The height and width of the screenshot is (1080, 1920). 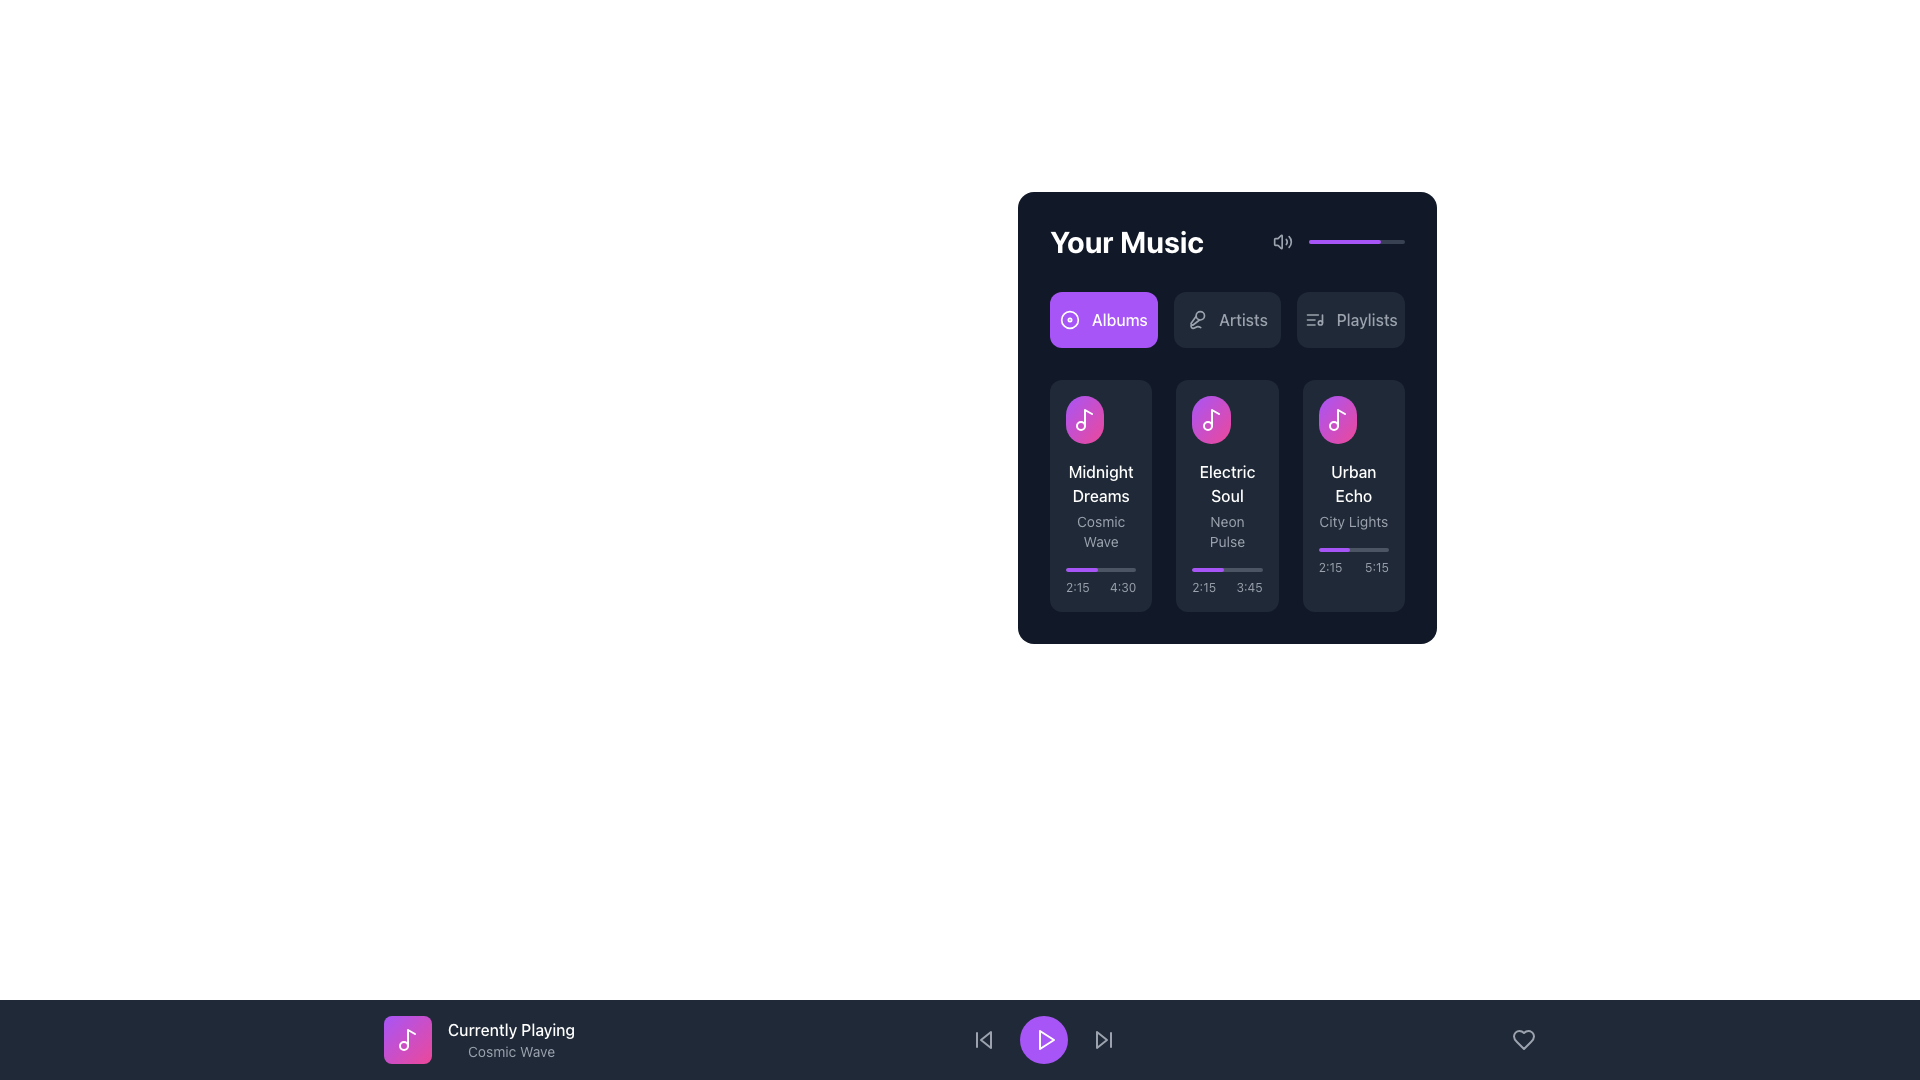 I want to click on the 'Artists' button with a dark gray background and a microphone icon, so click(x=1226, y=319).